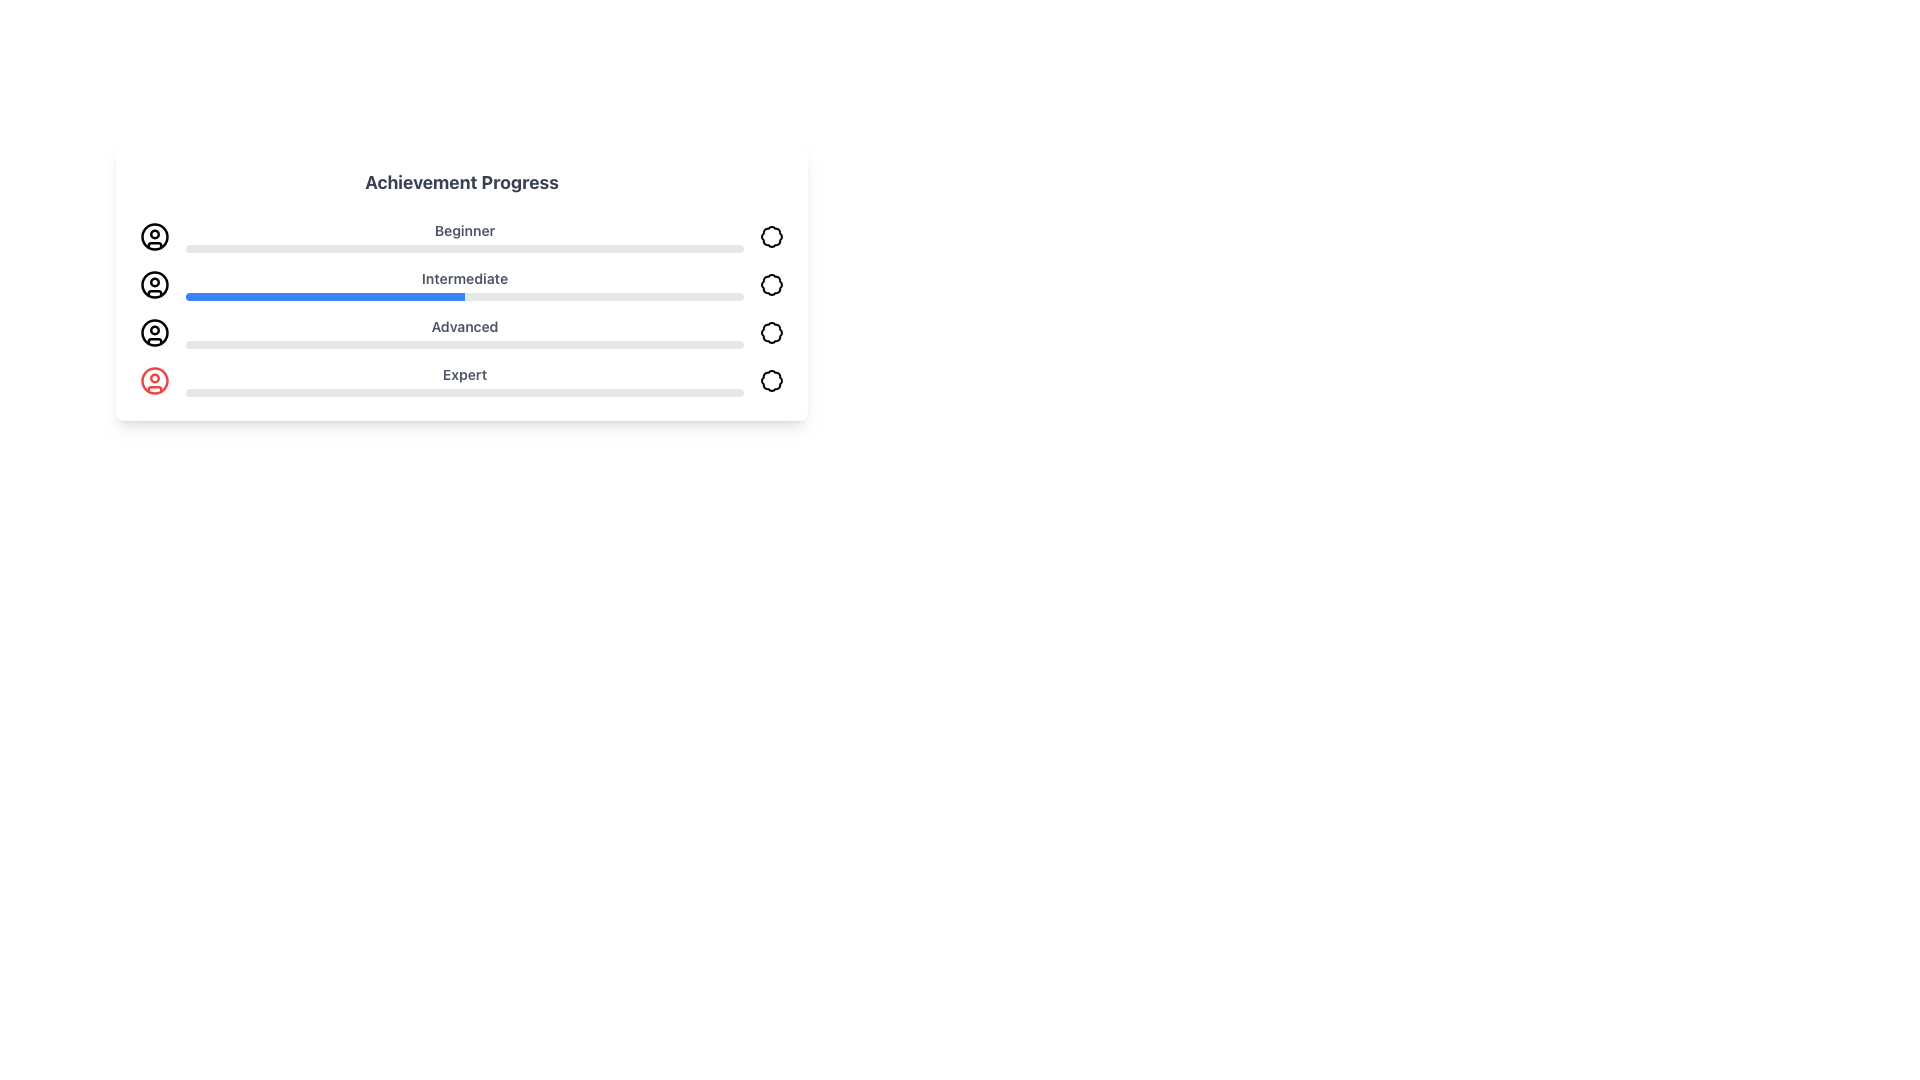 The width and height of the screenshot is (1920, 1080). I want to click on the 'Expert' level progress bar in the achievement progress interface, which is the fourth element in the list and visually indicates the completion percentage for that level, so click(460, 381).